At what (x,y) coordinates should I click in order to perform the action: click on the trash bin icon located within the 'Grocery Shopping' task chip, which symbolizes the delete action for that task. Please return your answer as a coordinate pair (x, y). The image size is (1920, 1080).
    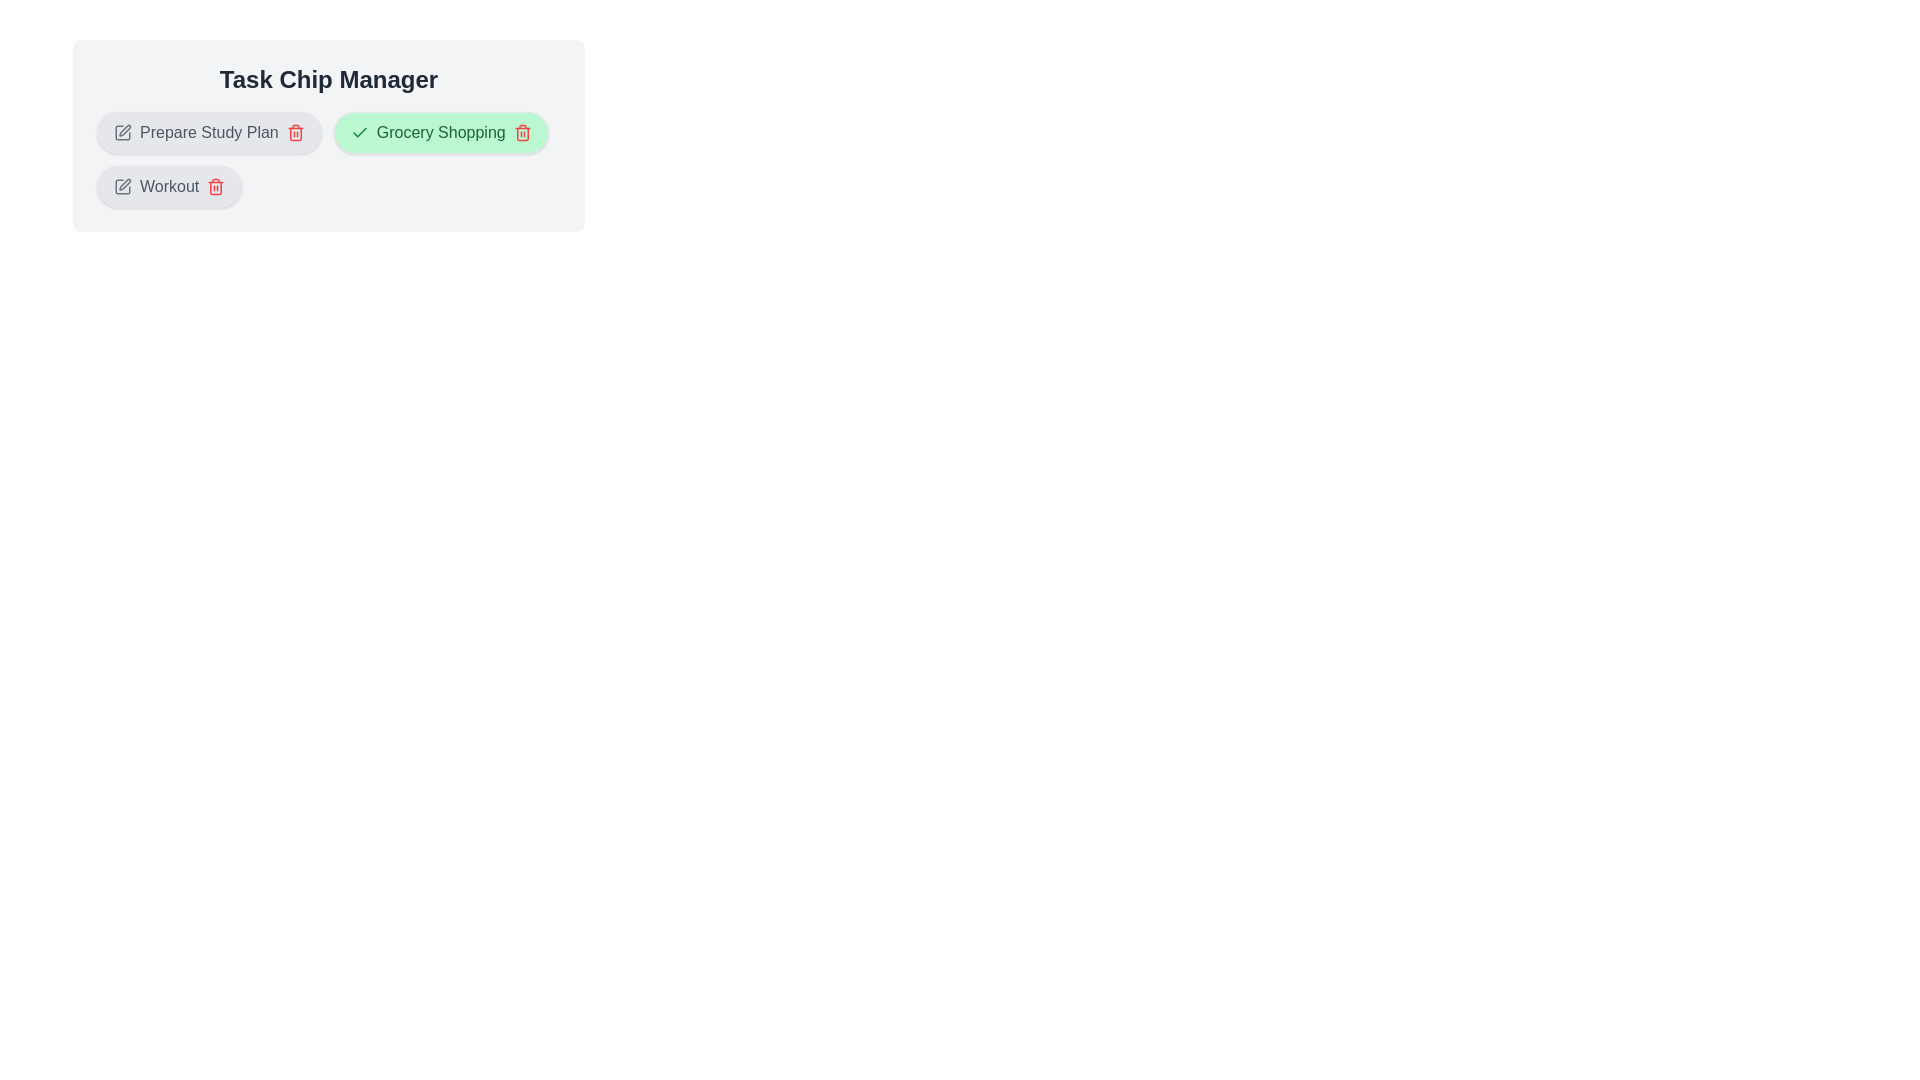
    Looking at the image, I should click on (522, 134).